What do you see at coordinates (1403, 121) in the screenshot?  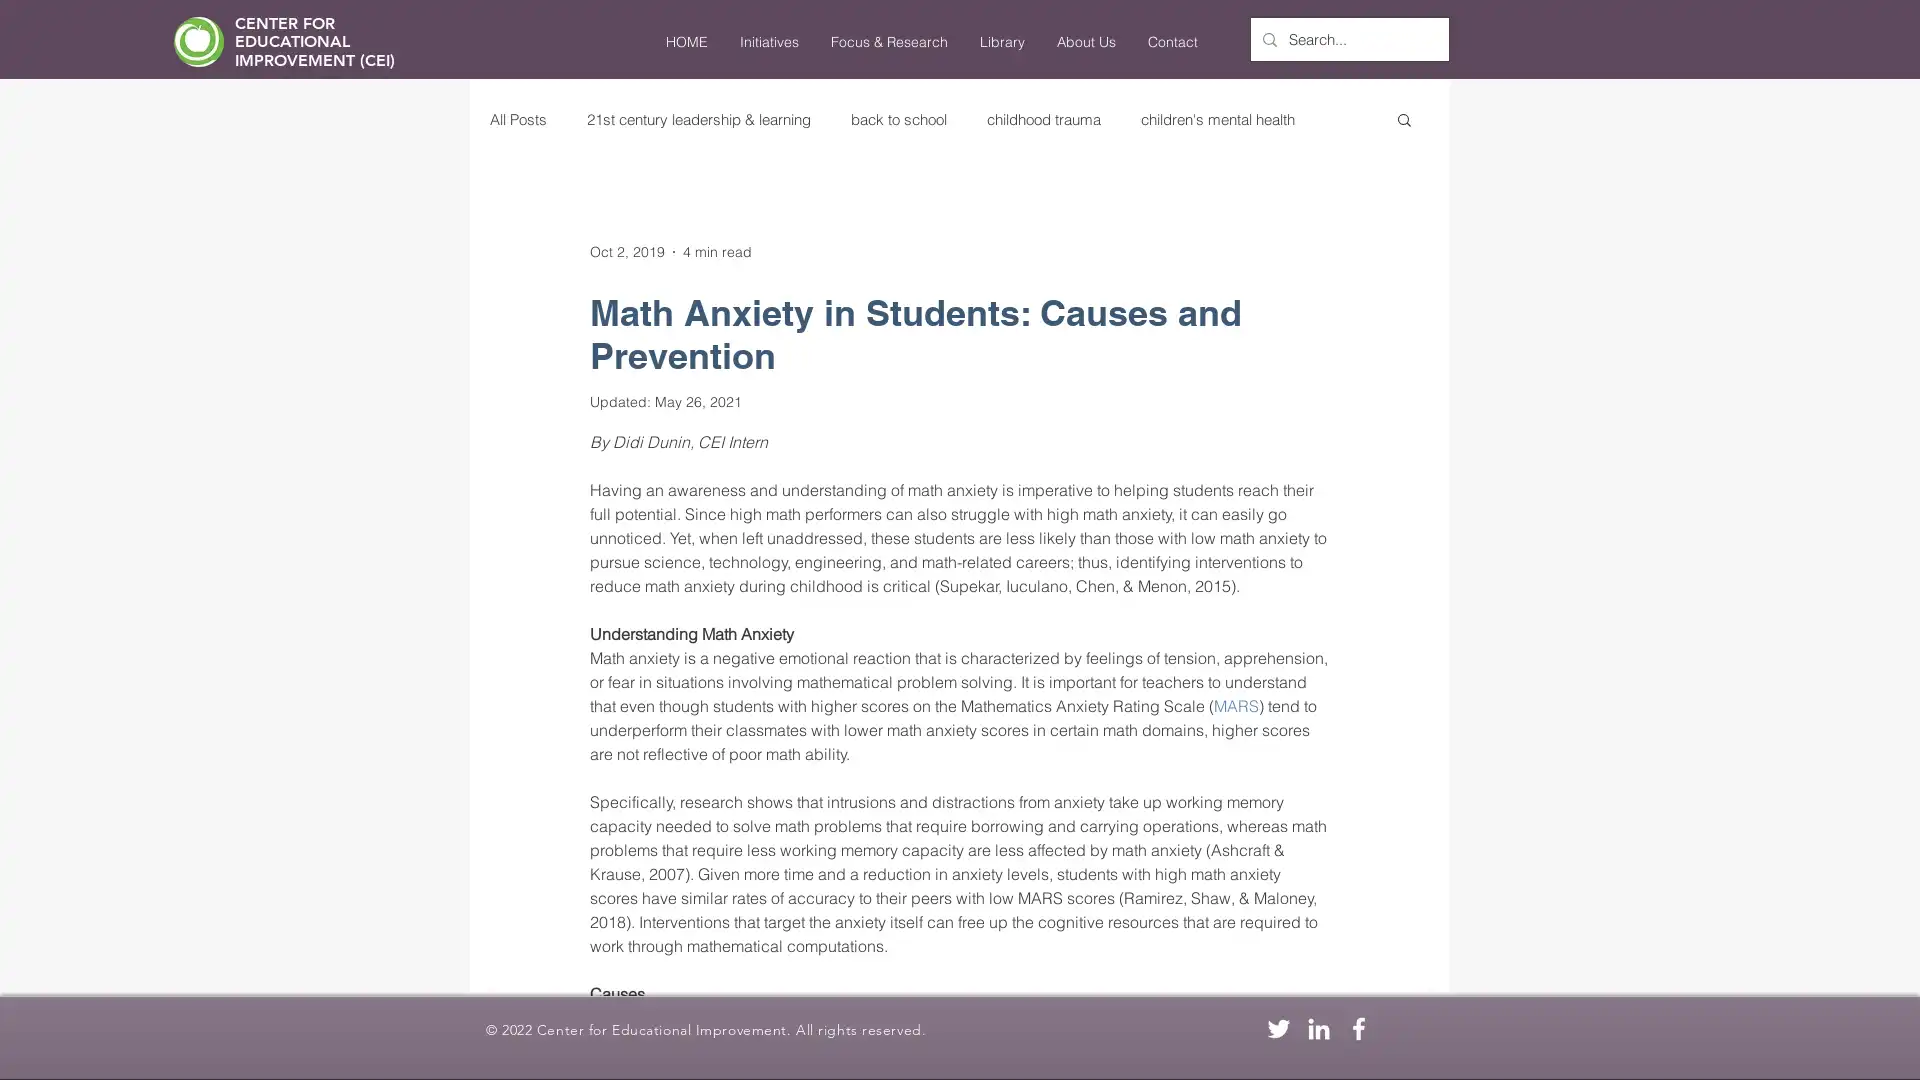 I see `Search` at bounding box center [1403, 121].